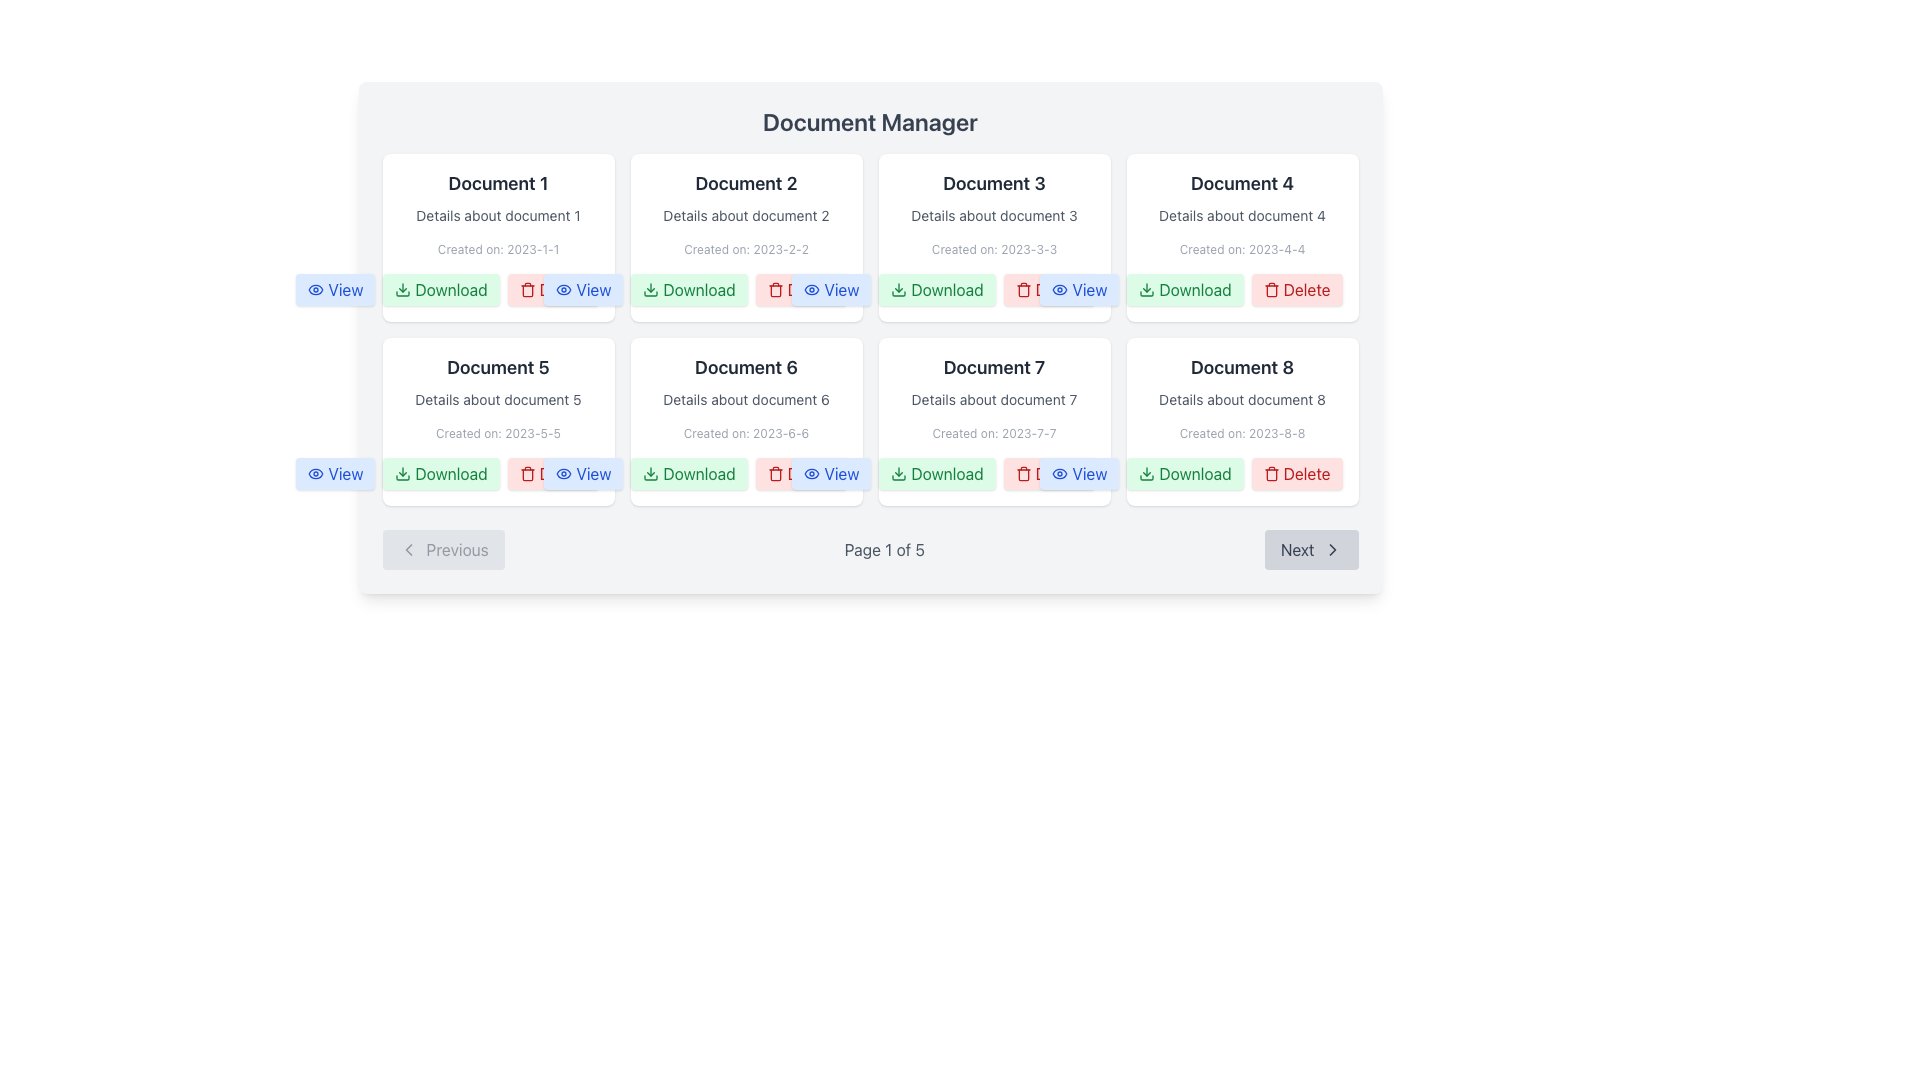  Describe the element at coordinates (745, 216) in the screenshot. I see `the text label that provides additional descriptive information about the document, positioned between the title 'Document 2' and the date 'Created on: 2023-2-2' in the second card of a grid layout` at that location.